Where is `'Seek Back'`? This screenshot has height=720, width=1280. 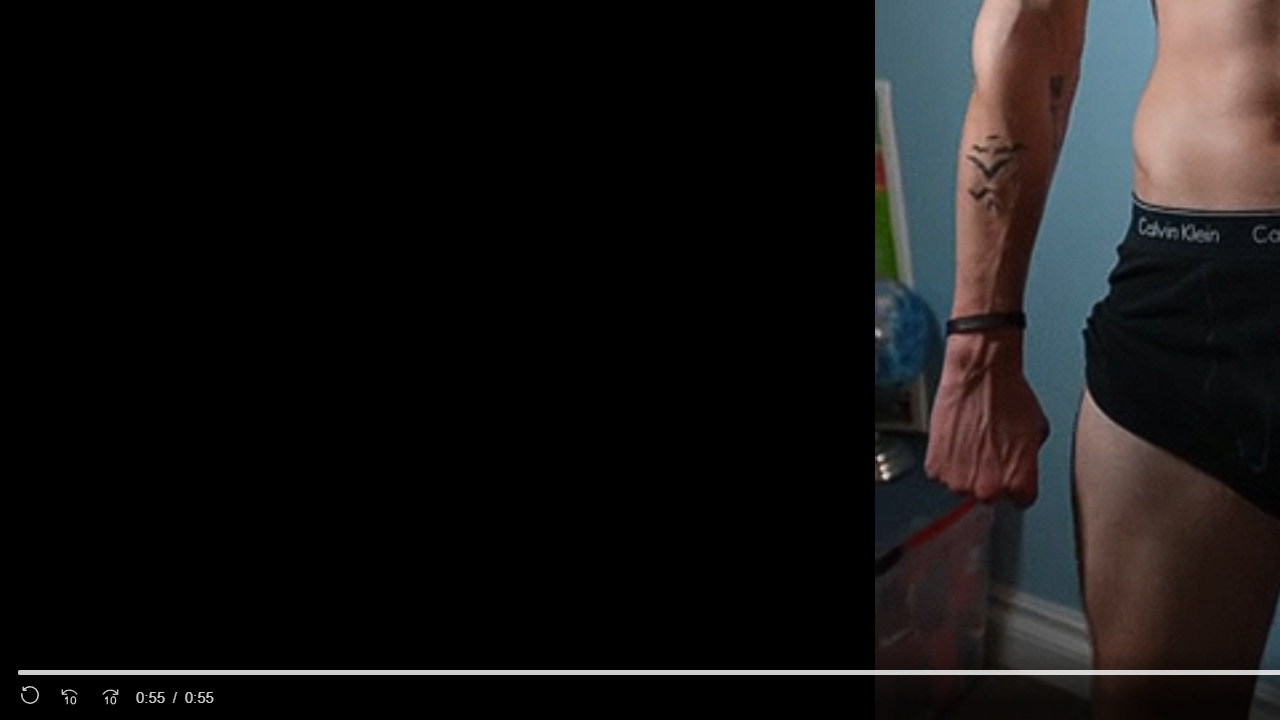
'Seek Back' is located at coordinates (69, 696).